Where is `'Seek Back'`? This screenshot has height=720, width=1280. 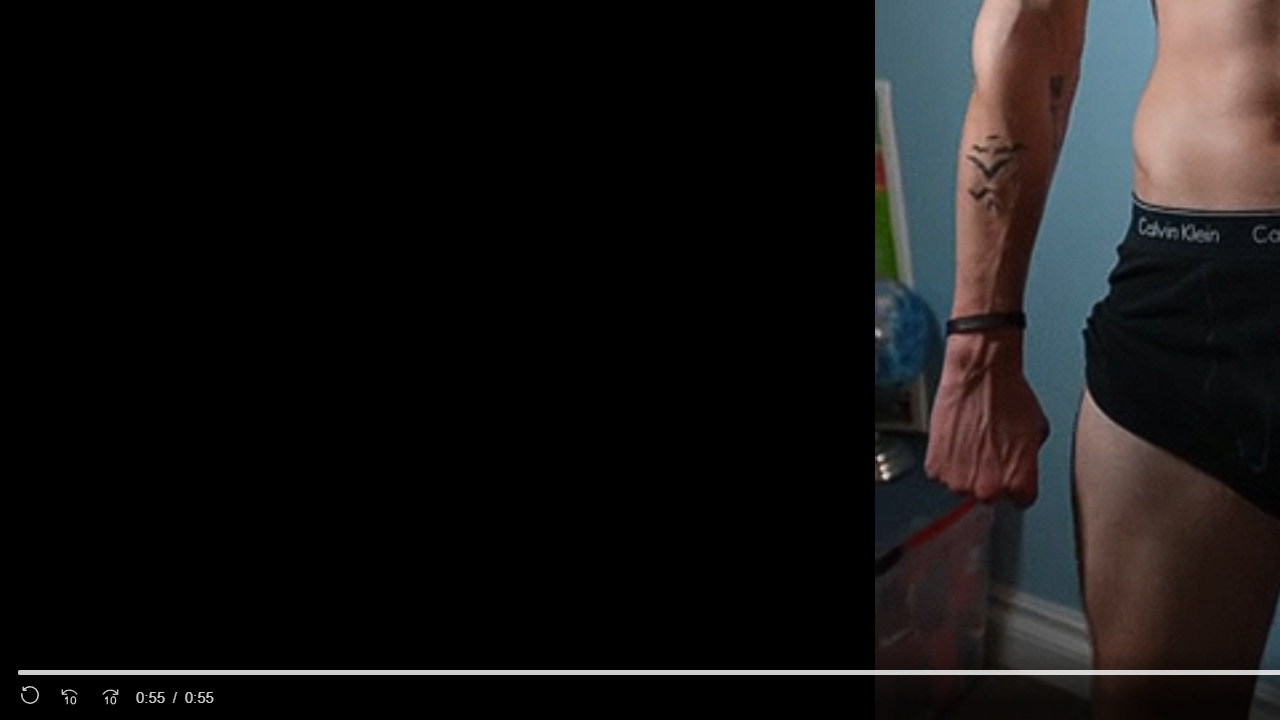
'Seek Back' is located at coordinates (69, 696).